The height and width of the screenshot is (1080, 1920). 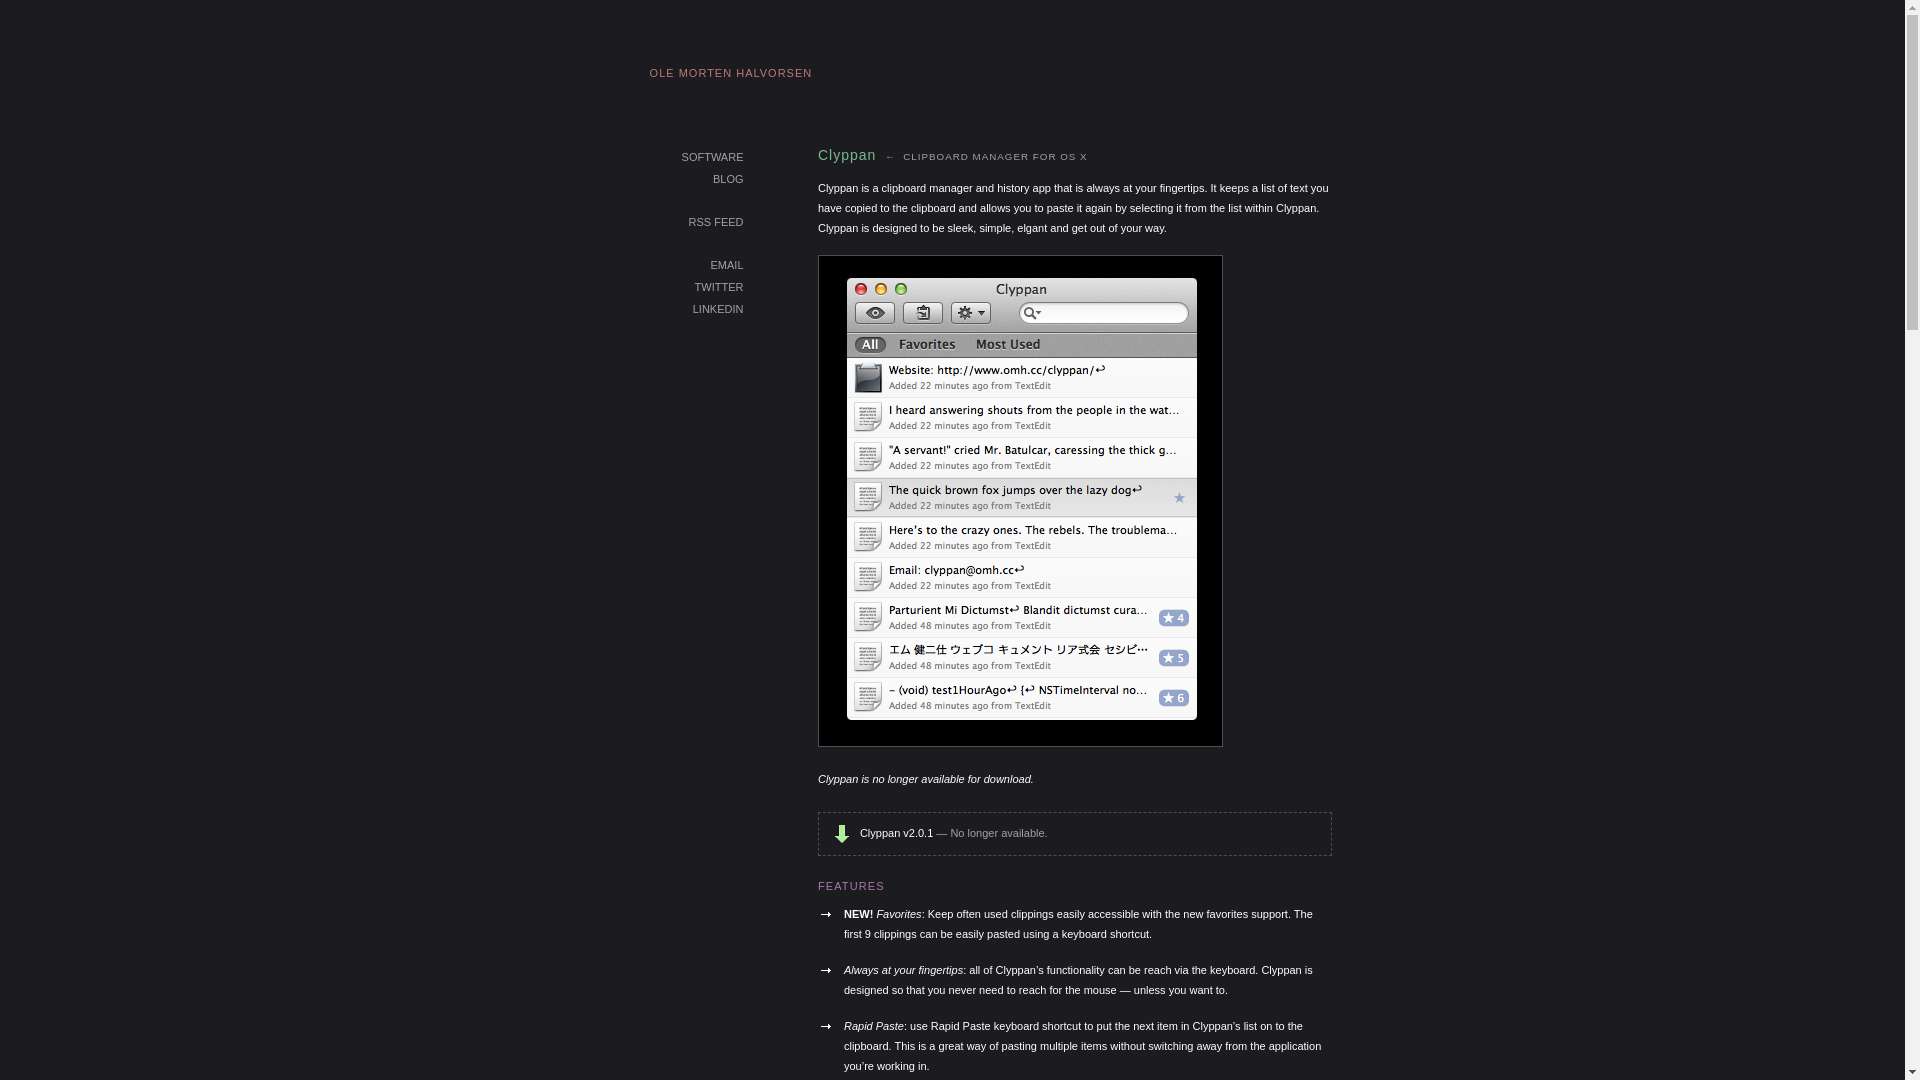 What do you see at coordinates (725, 265) in the screenshot?
I see `'EMAIL'` at bounding box center [725, 265].